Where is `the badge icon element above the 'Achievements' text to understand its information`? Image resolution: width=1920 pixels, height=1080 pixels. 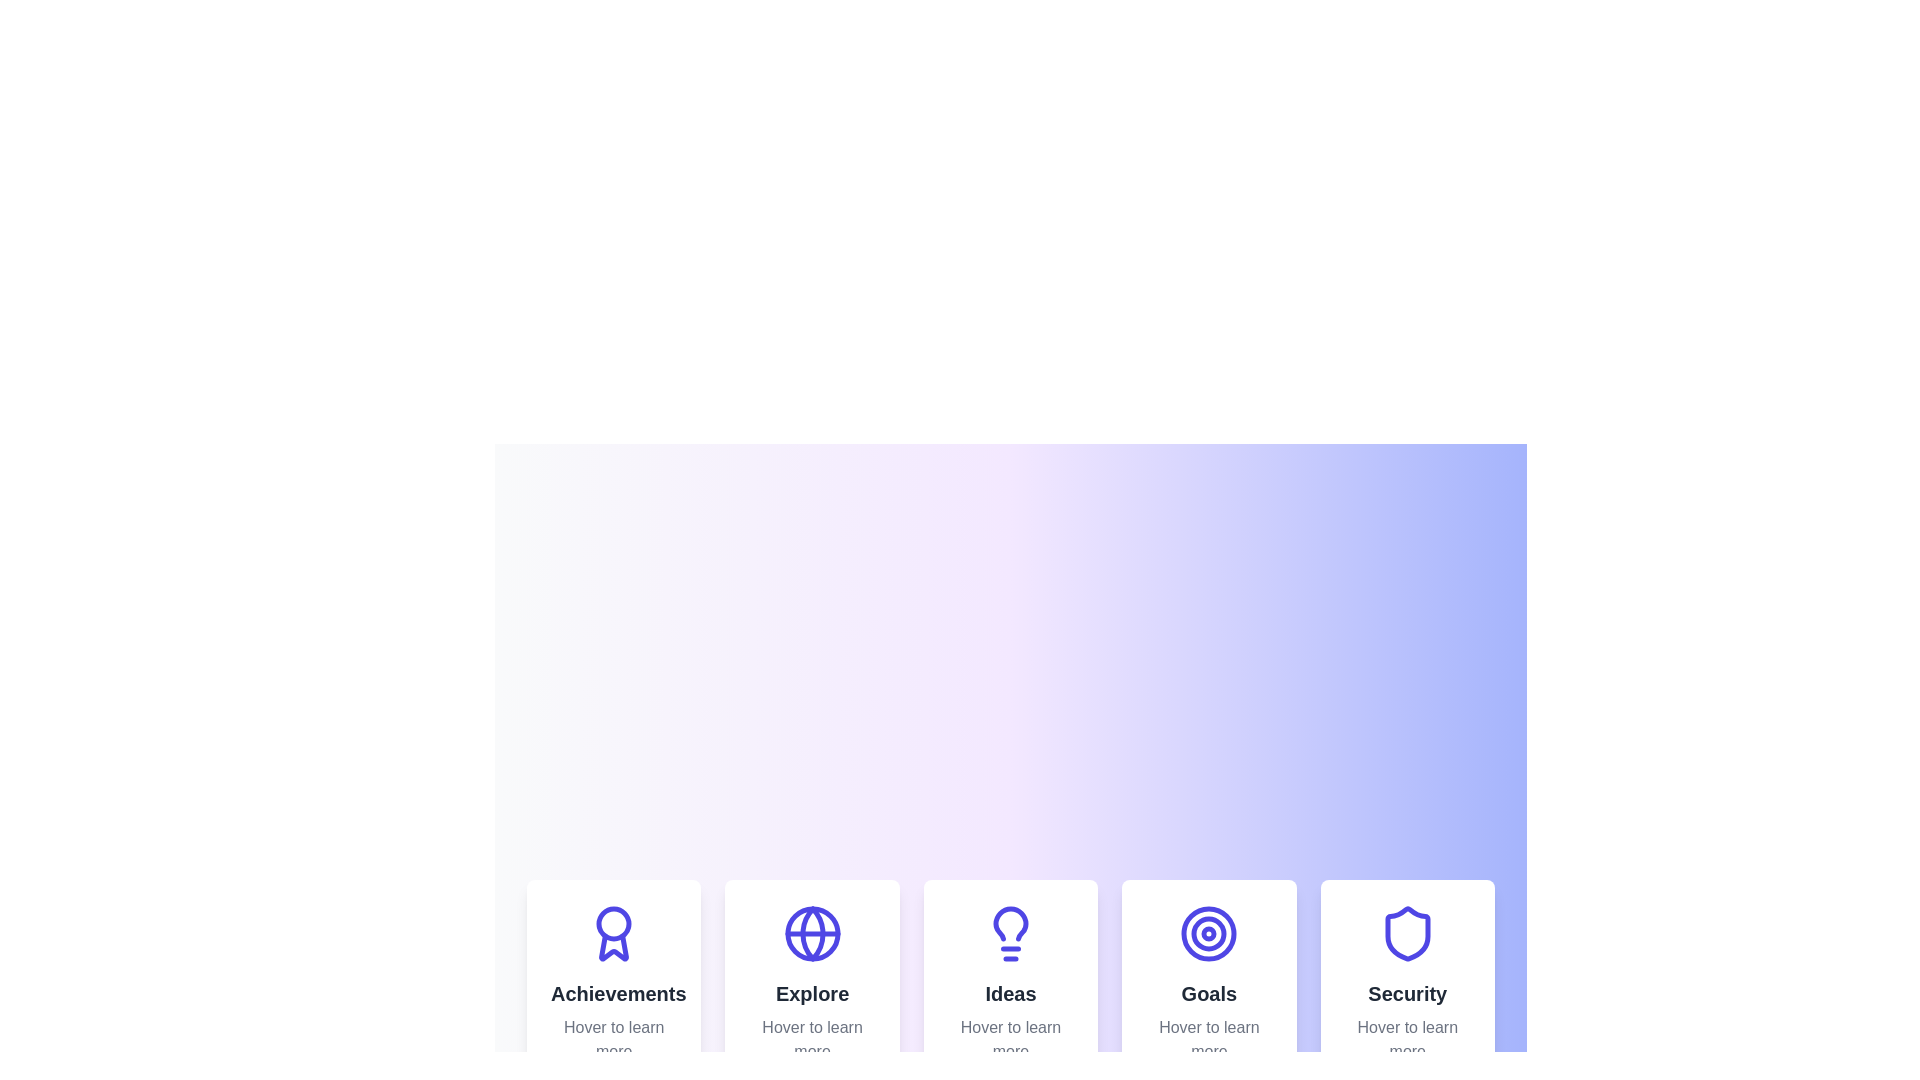
the badge icon element above the 'Achievements' text to understand its information is located at coordinates (613, 933).